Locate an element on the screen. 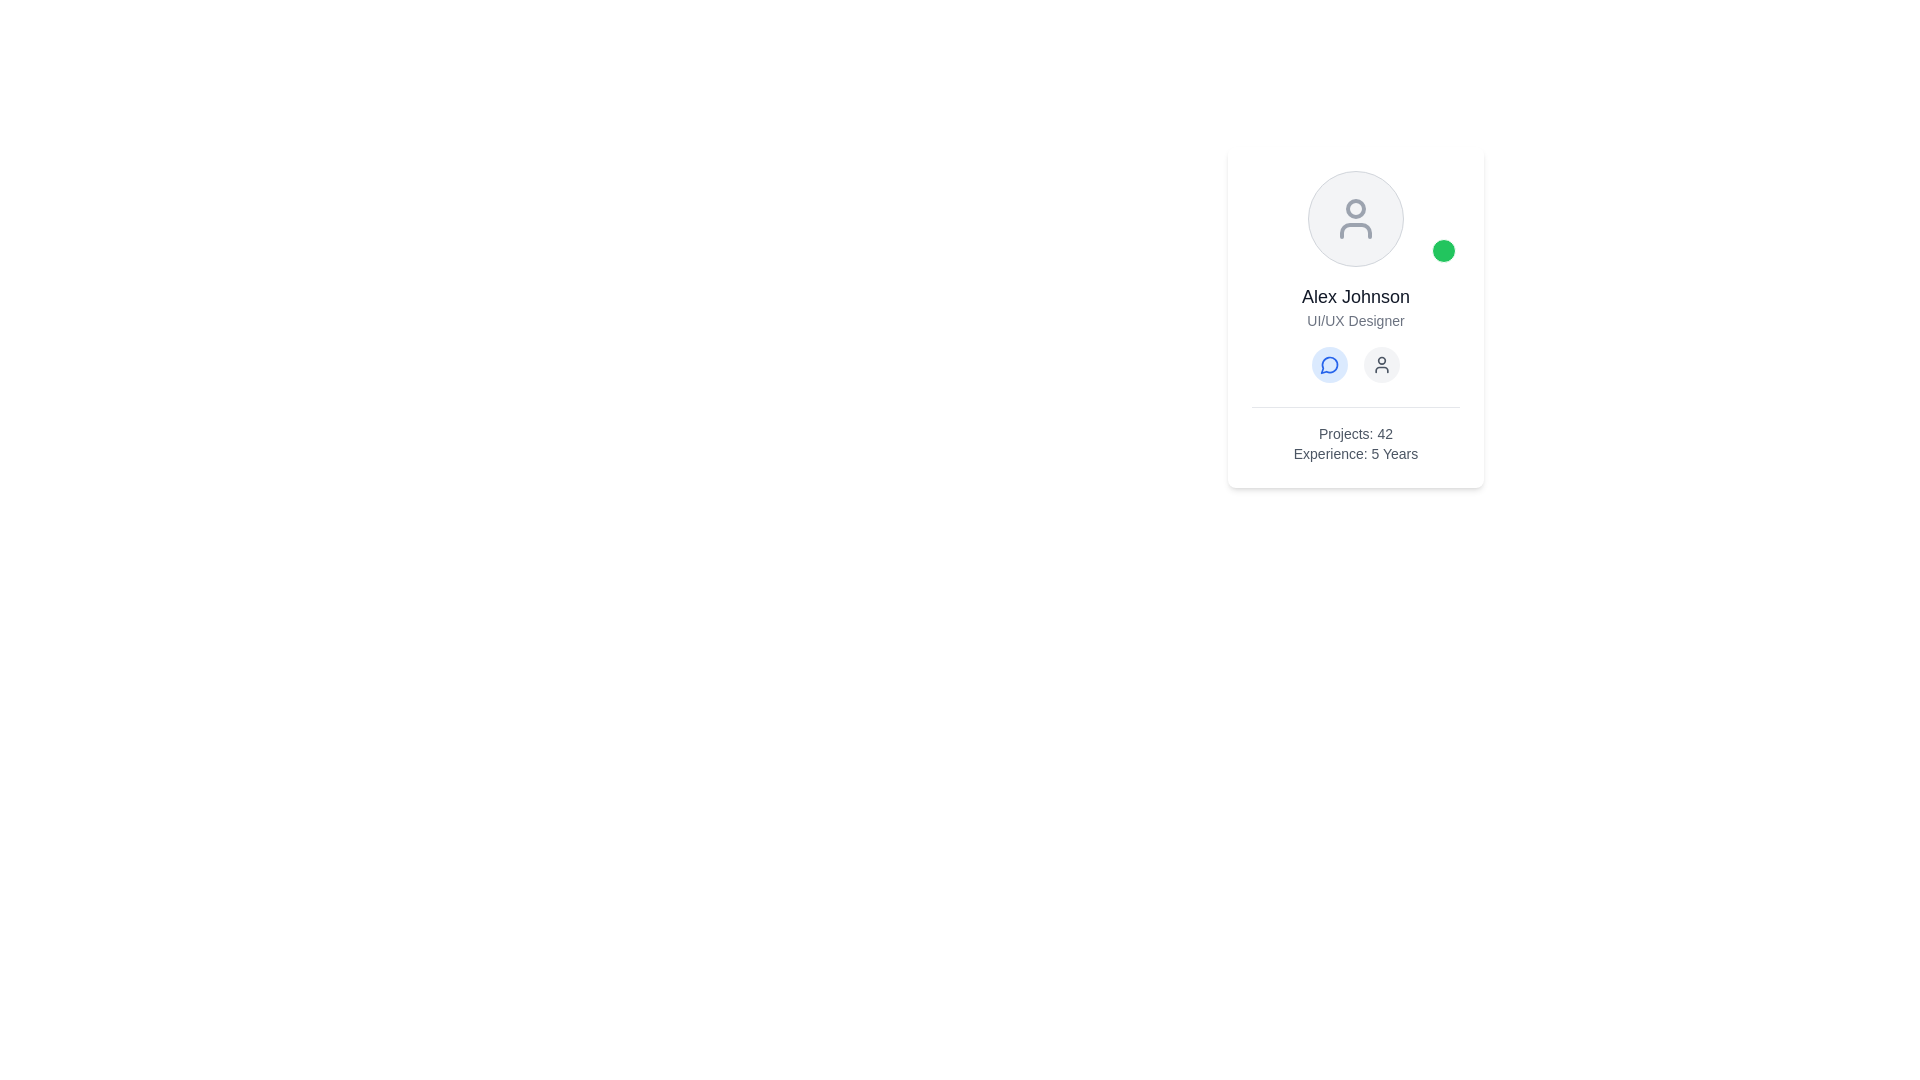  the blue circular icon representing a speech bubble, located adjacent to the user avatar and profile name, to initiate a message or comment is located at coordinates (1329, 365).